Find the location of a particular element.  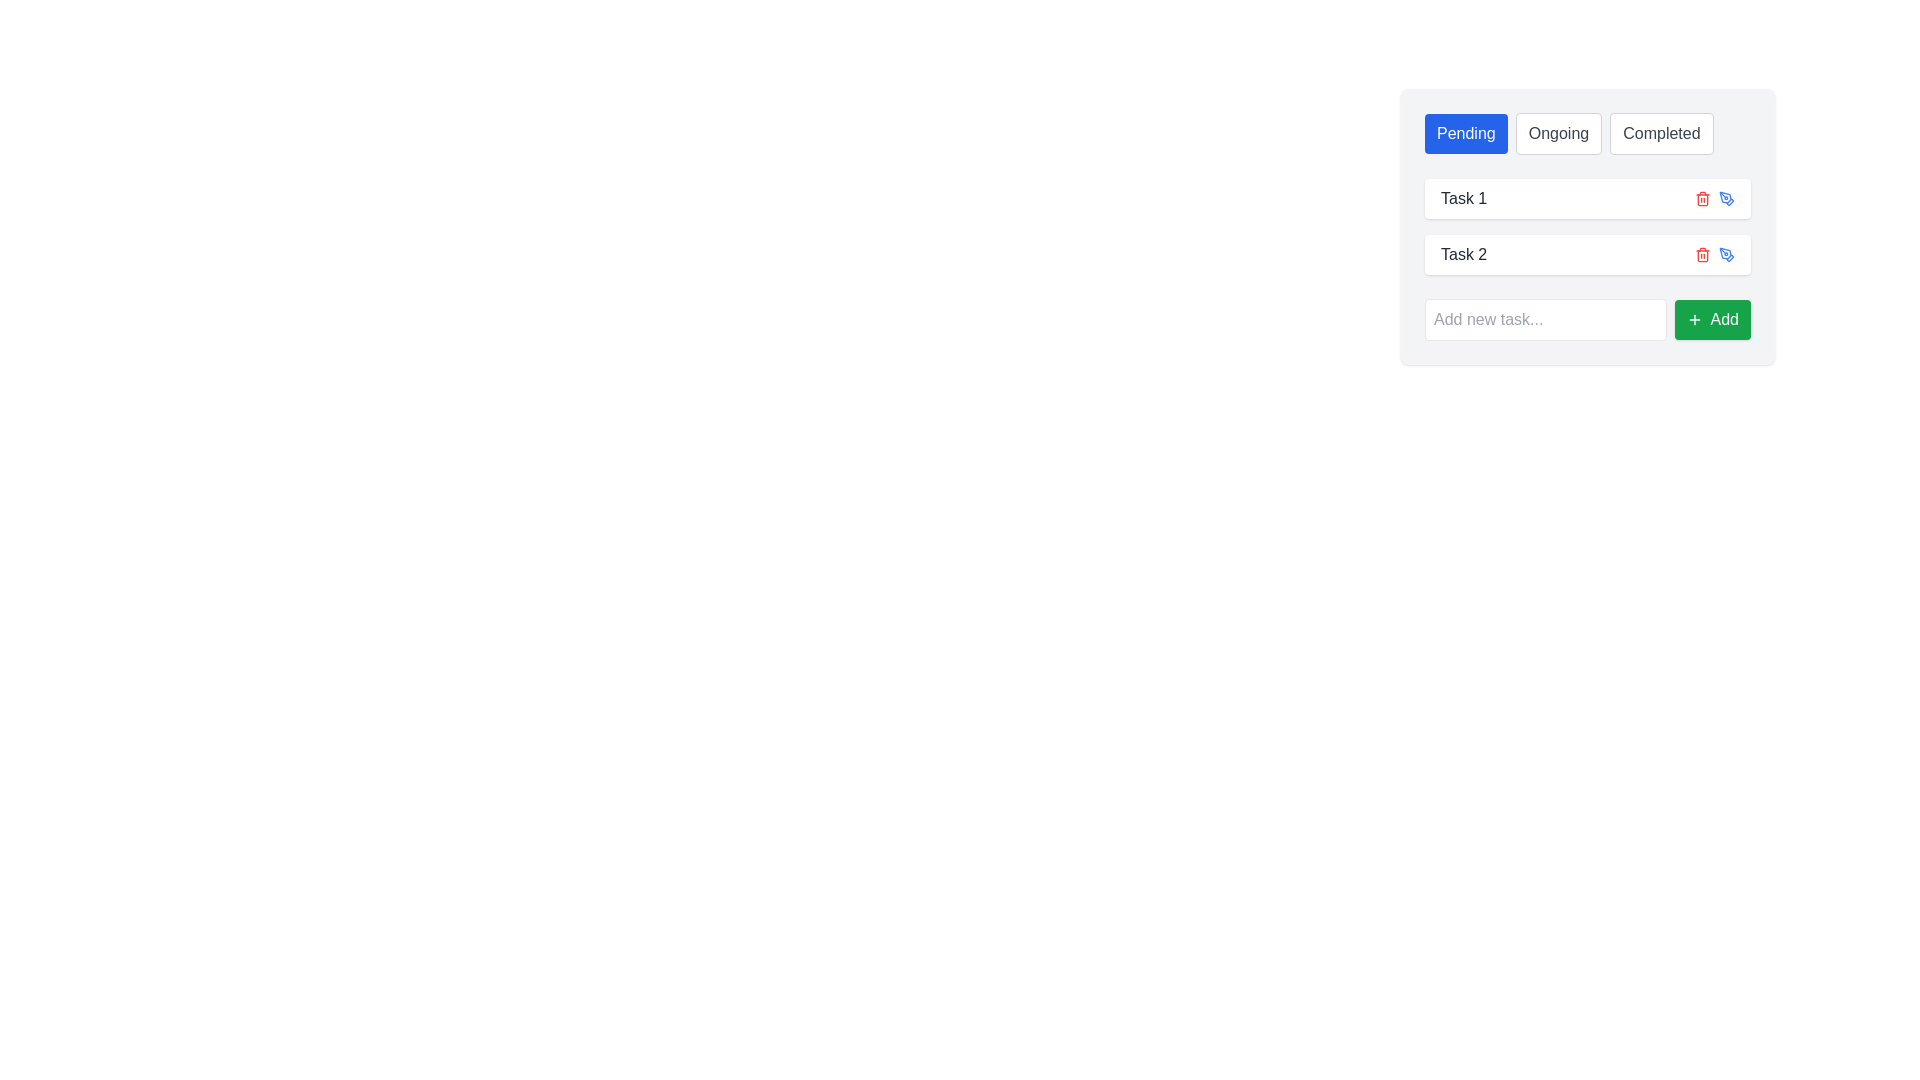

the Interactive icon button located in the top-right portion of the interface, near 'Task 2' is located at coordinates (1726, 253).